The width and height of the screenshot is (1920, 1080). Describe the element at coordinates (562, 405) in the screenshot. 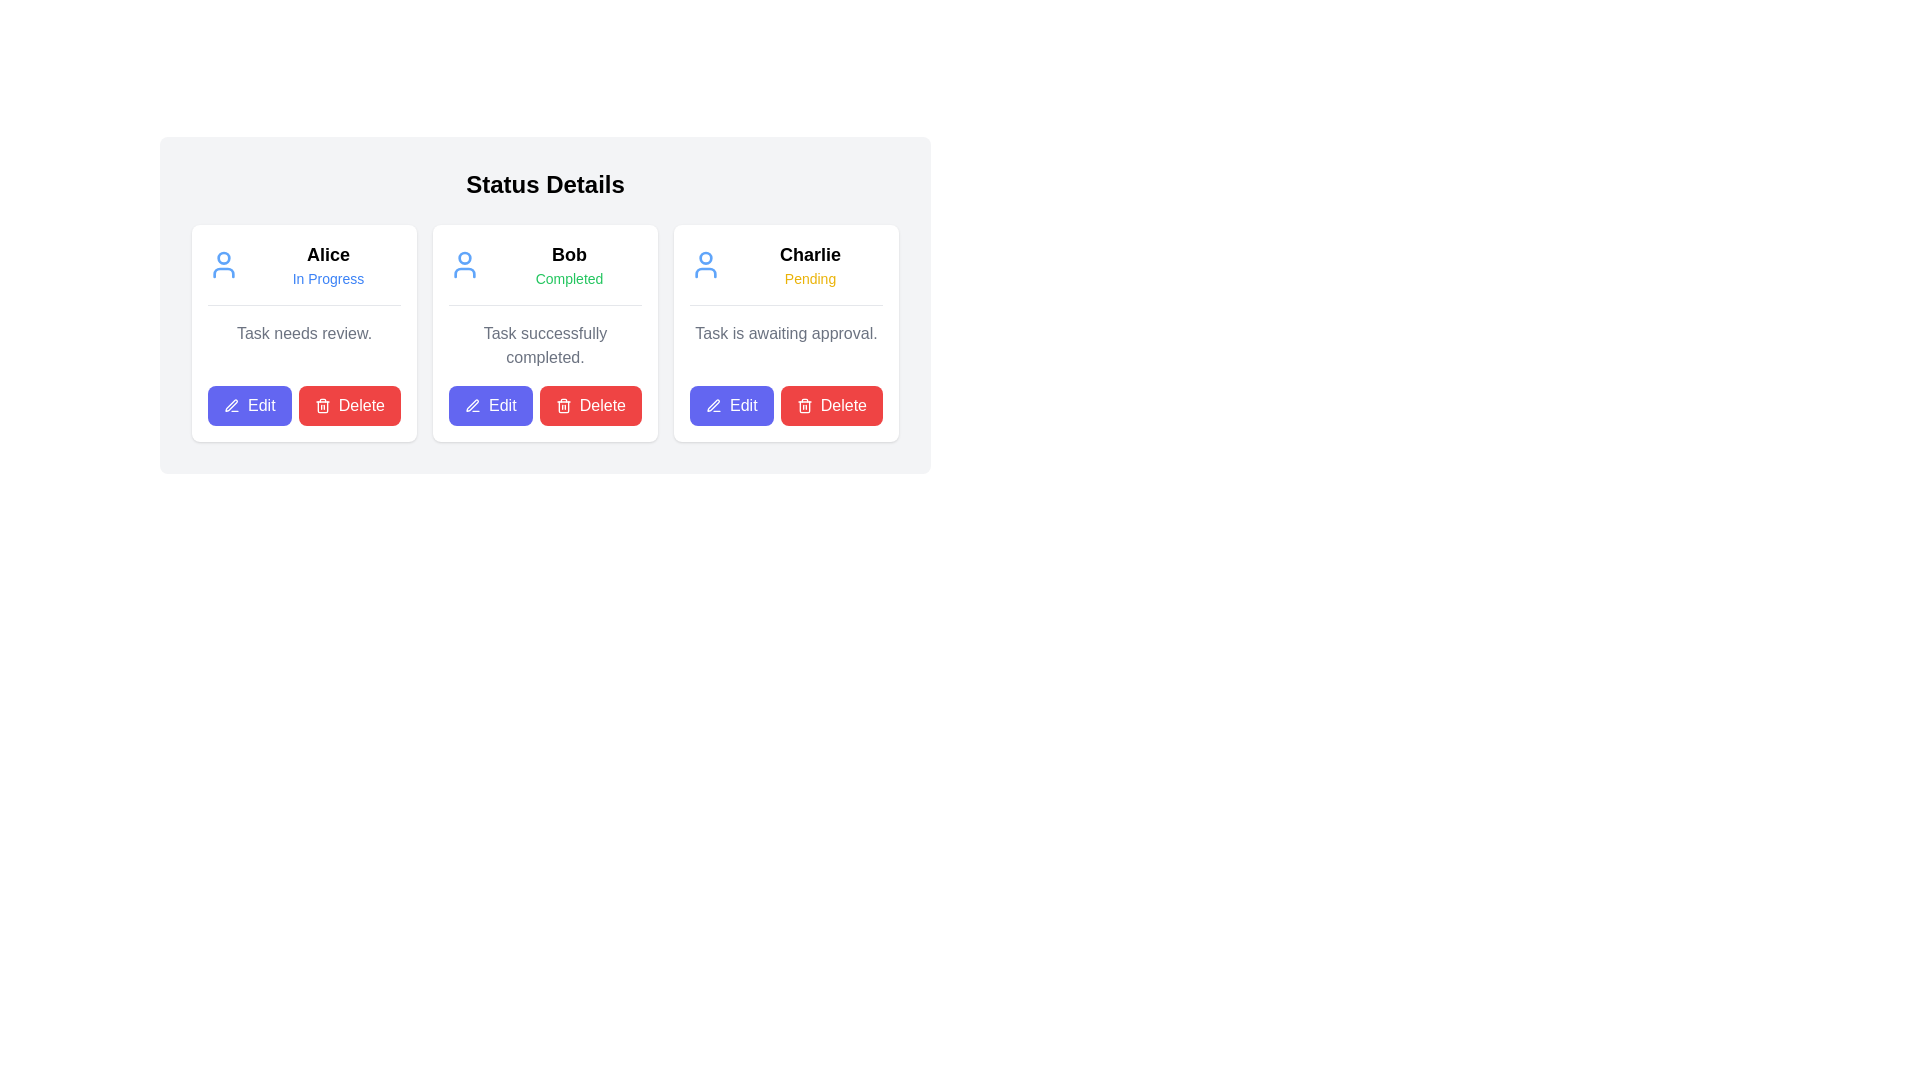

I see `the trash can SVG icon, which is the delete operation symbol located within the rounded red button labeled 'Delete' for the task card associated with 'Bob'` at that location.